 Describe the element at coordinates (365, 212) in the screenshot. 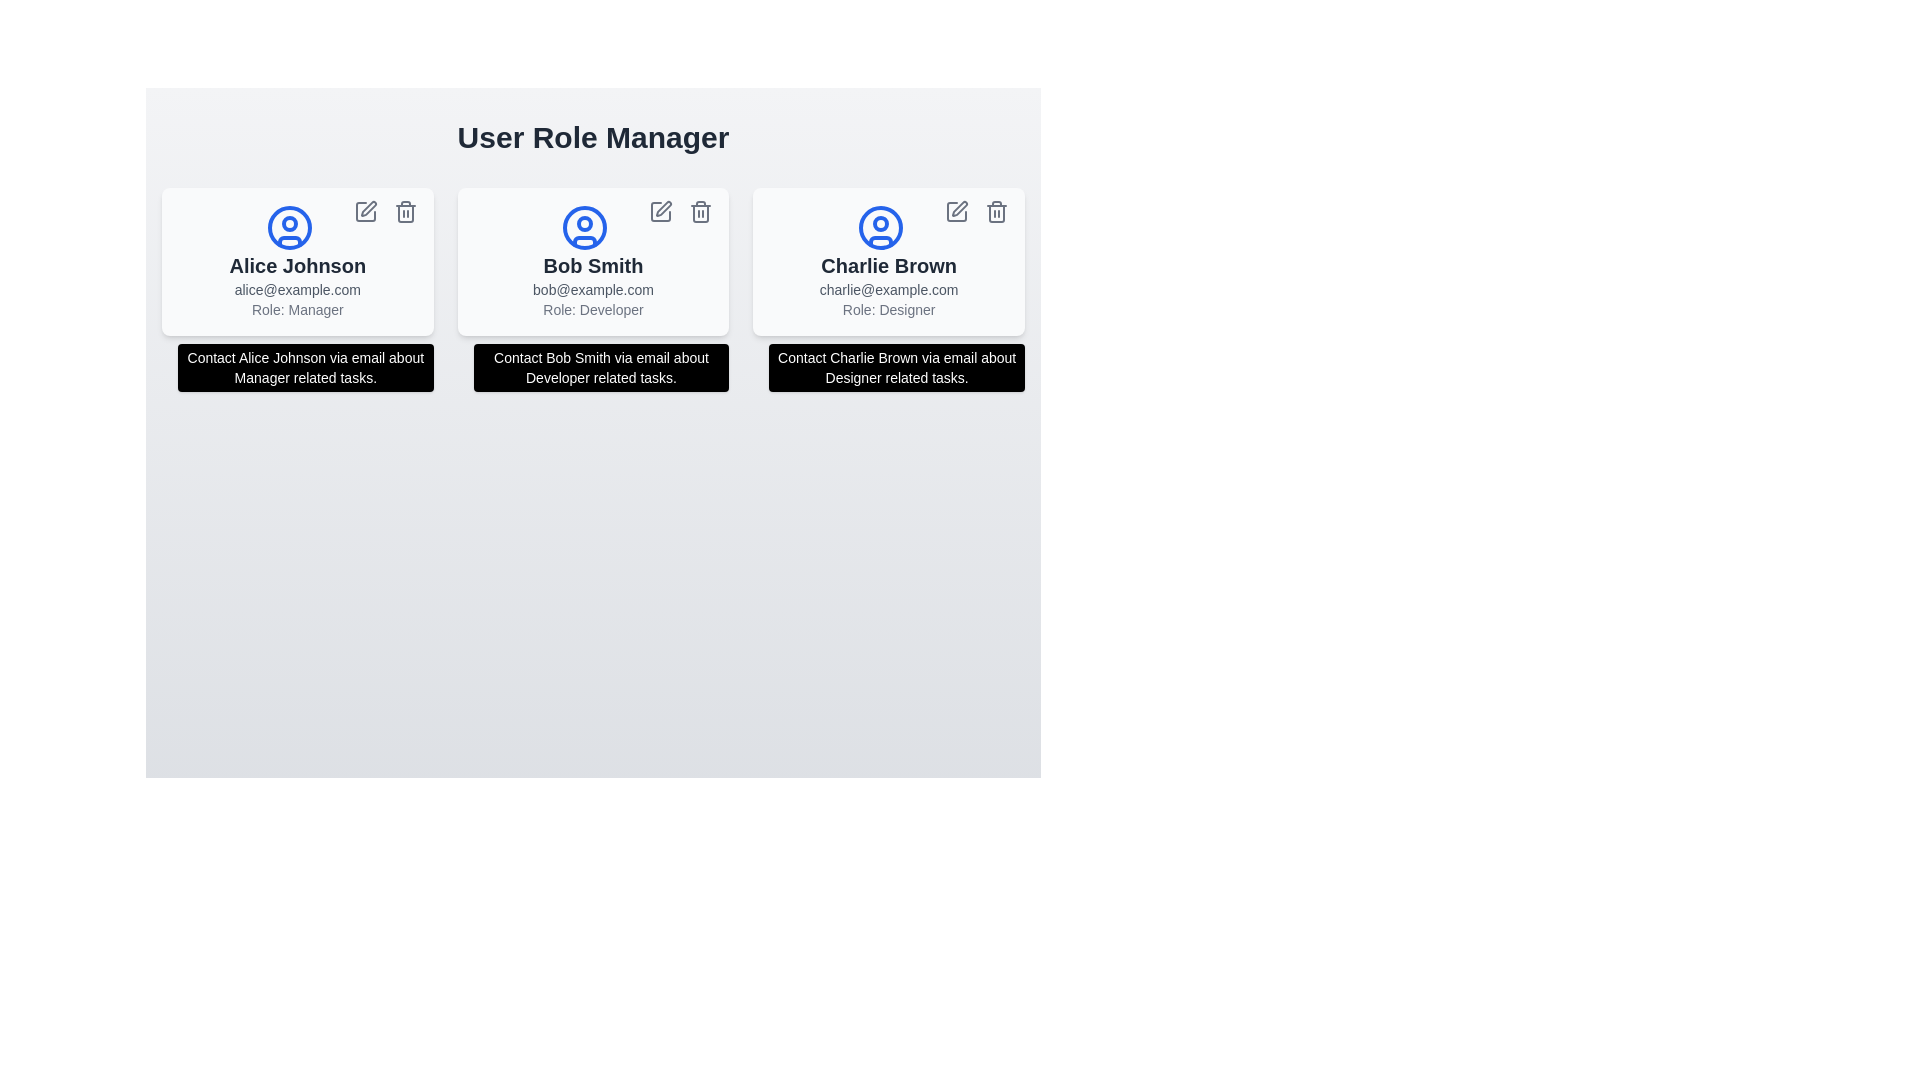

I see `the pencil icon button in the top-right corner of Alice Johnson's card` at that location.